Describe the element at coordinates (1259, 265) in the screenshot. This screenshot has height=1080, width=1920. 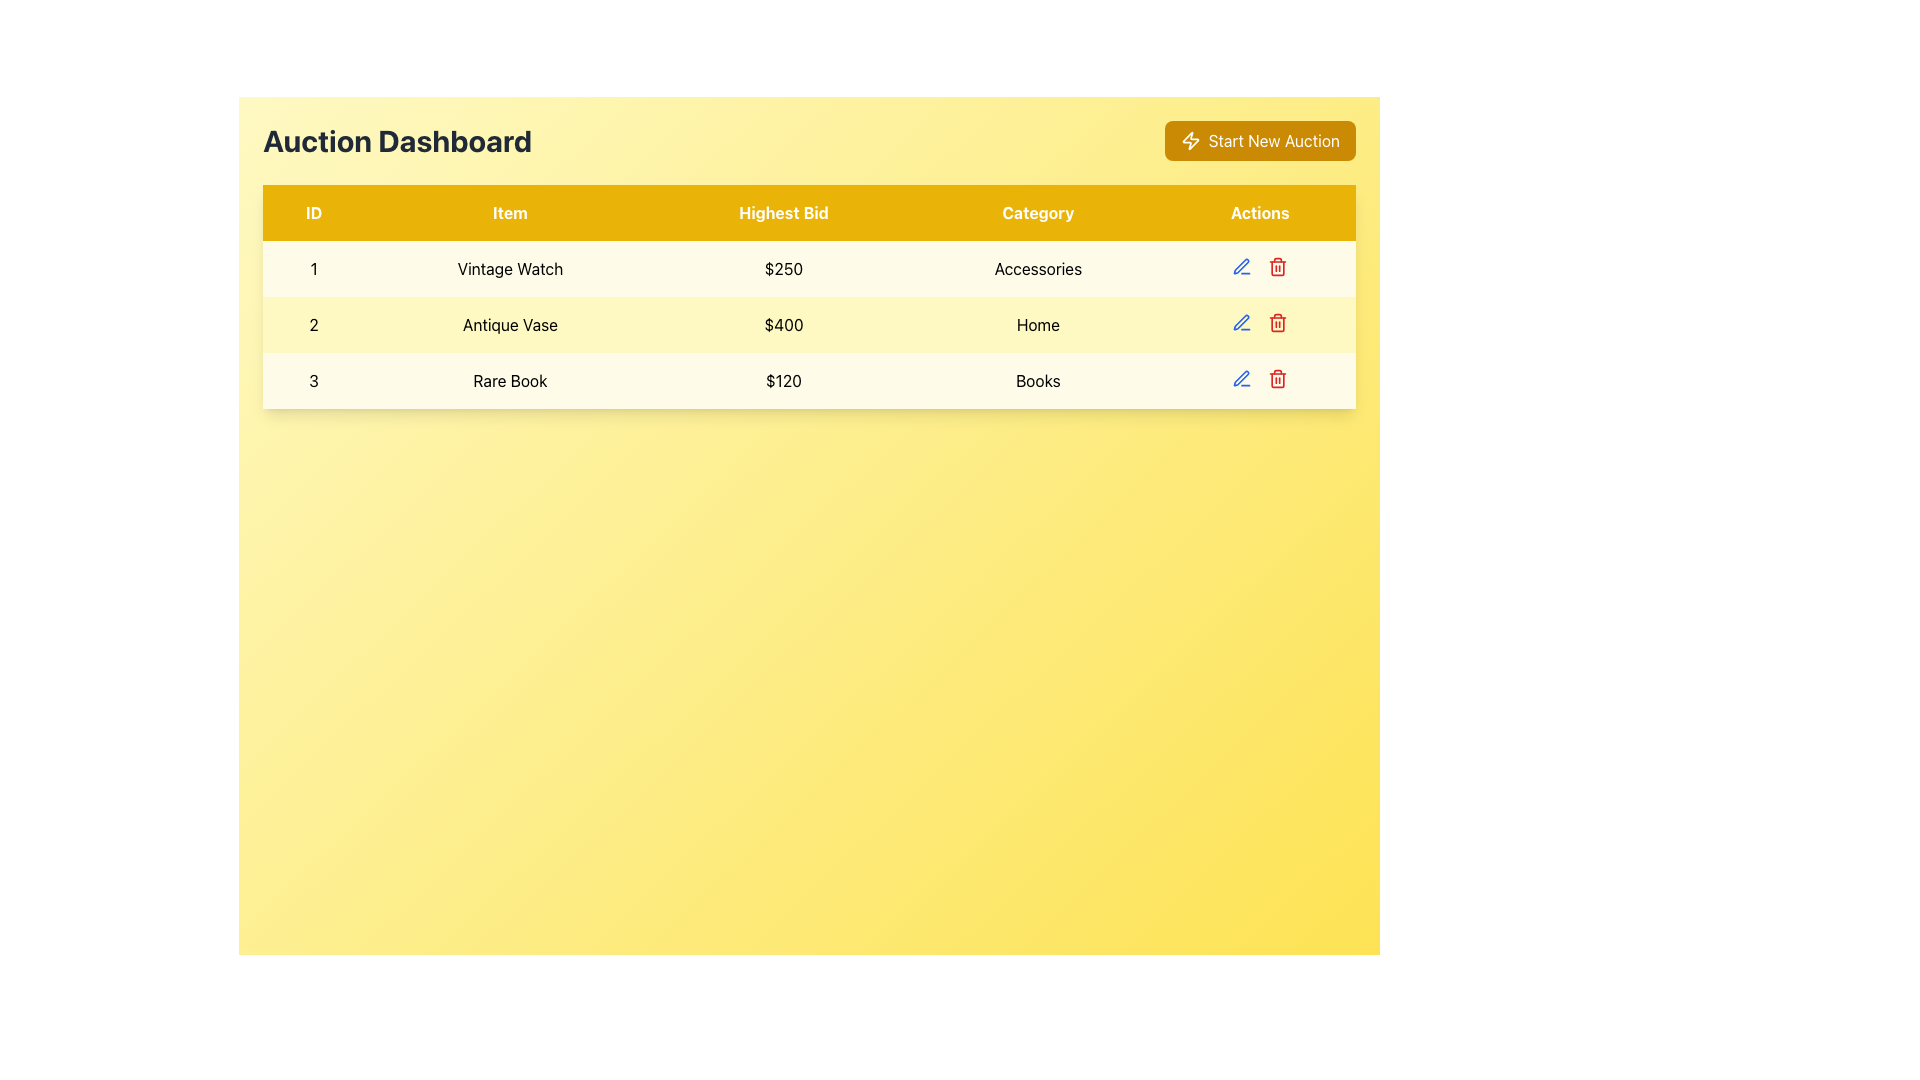
I see `the trash bin icon located in the 'Actions' column of the first row of the table` at that location.